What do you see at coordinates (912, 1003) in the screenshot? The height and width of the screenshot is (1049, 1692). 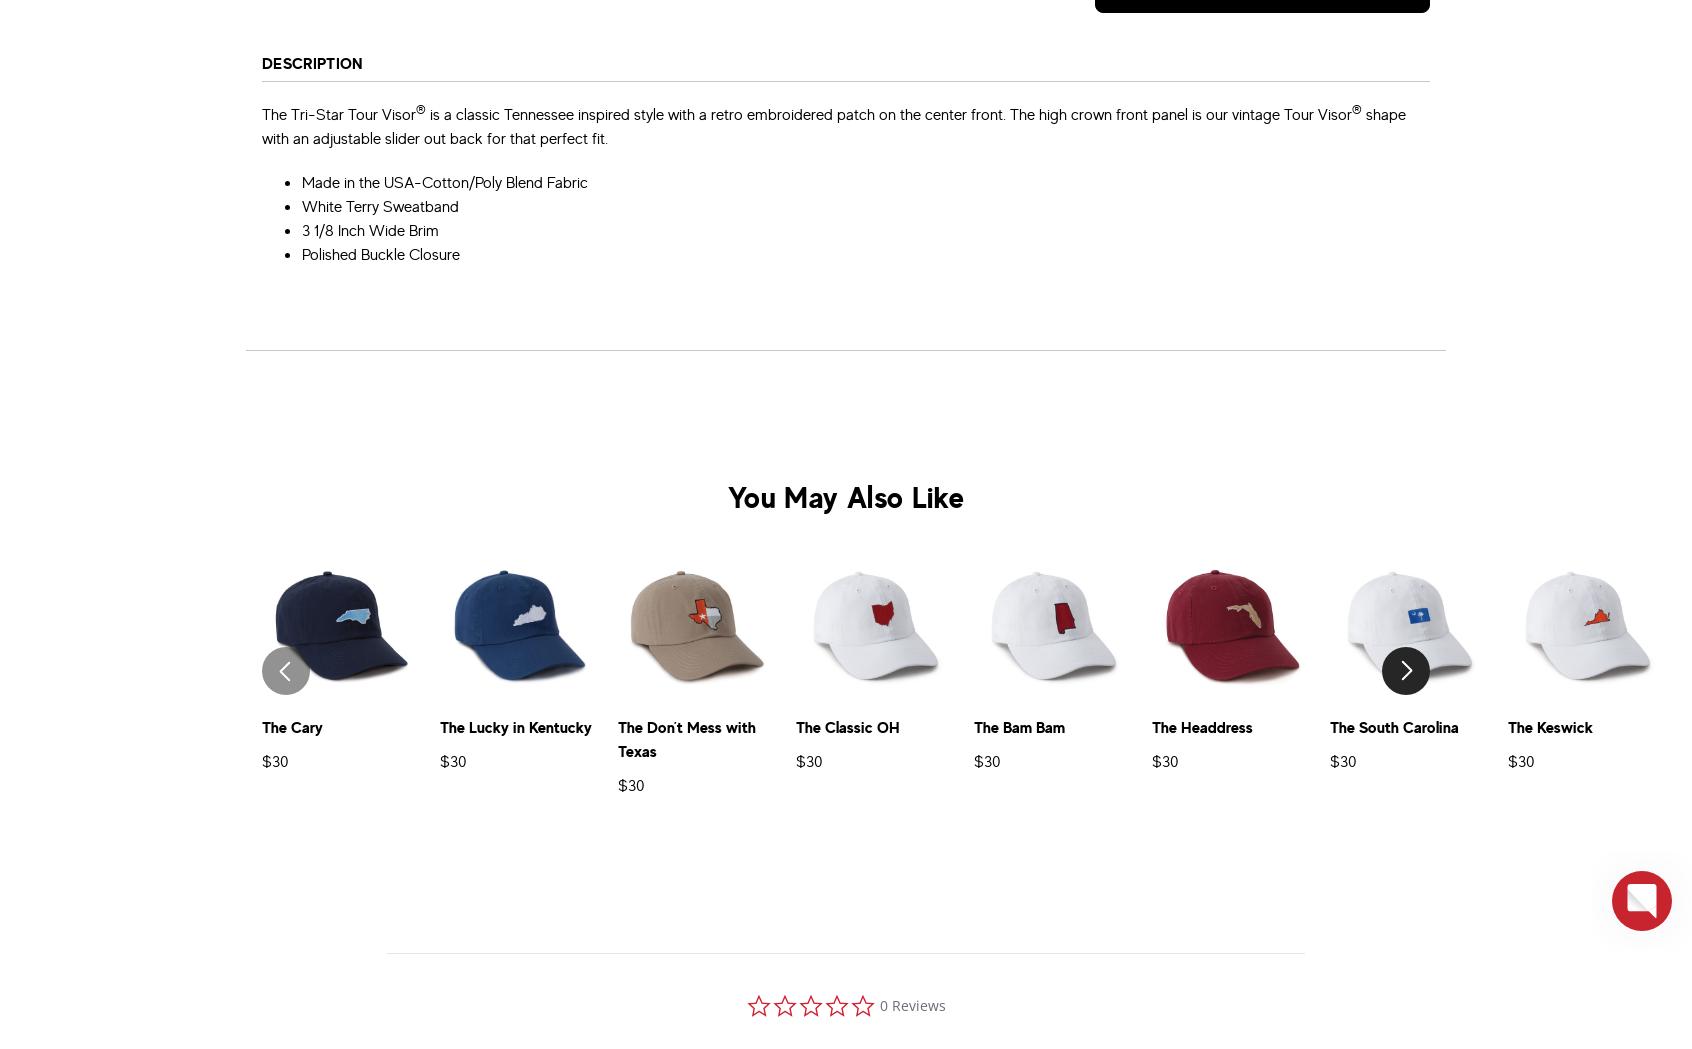 I see `'0 Reviews'` at bounding box center [912, 1003].